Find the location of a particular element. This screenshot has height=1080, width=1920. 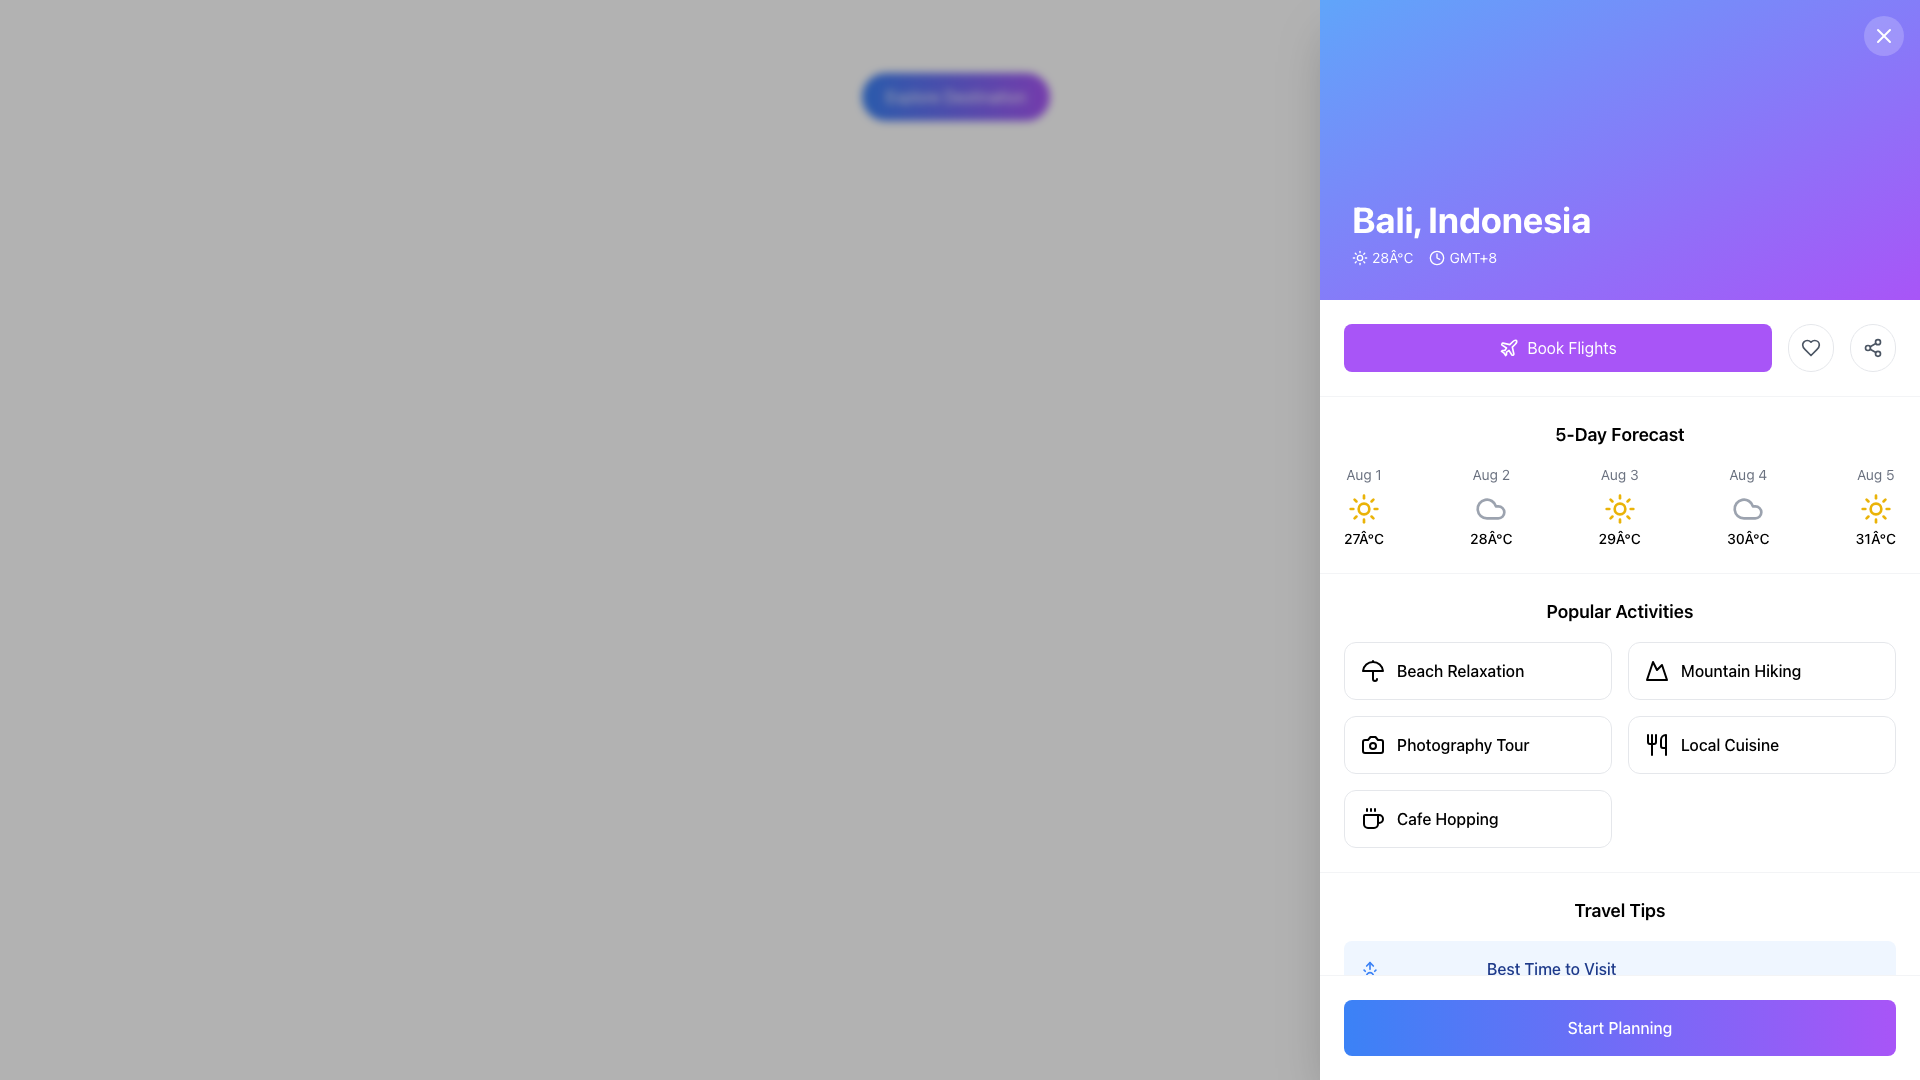

the sharing icon located in the upper-right of the card-like section is located at coordinates (1871, 346).